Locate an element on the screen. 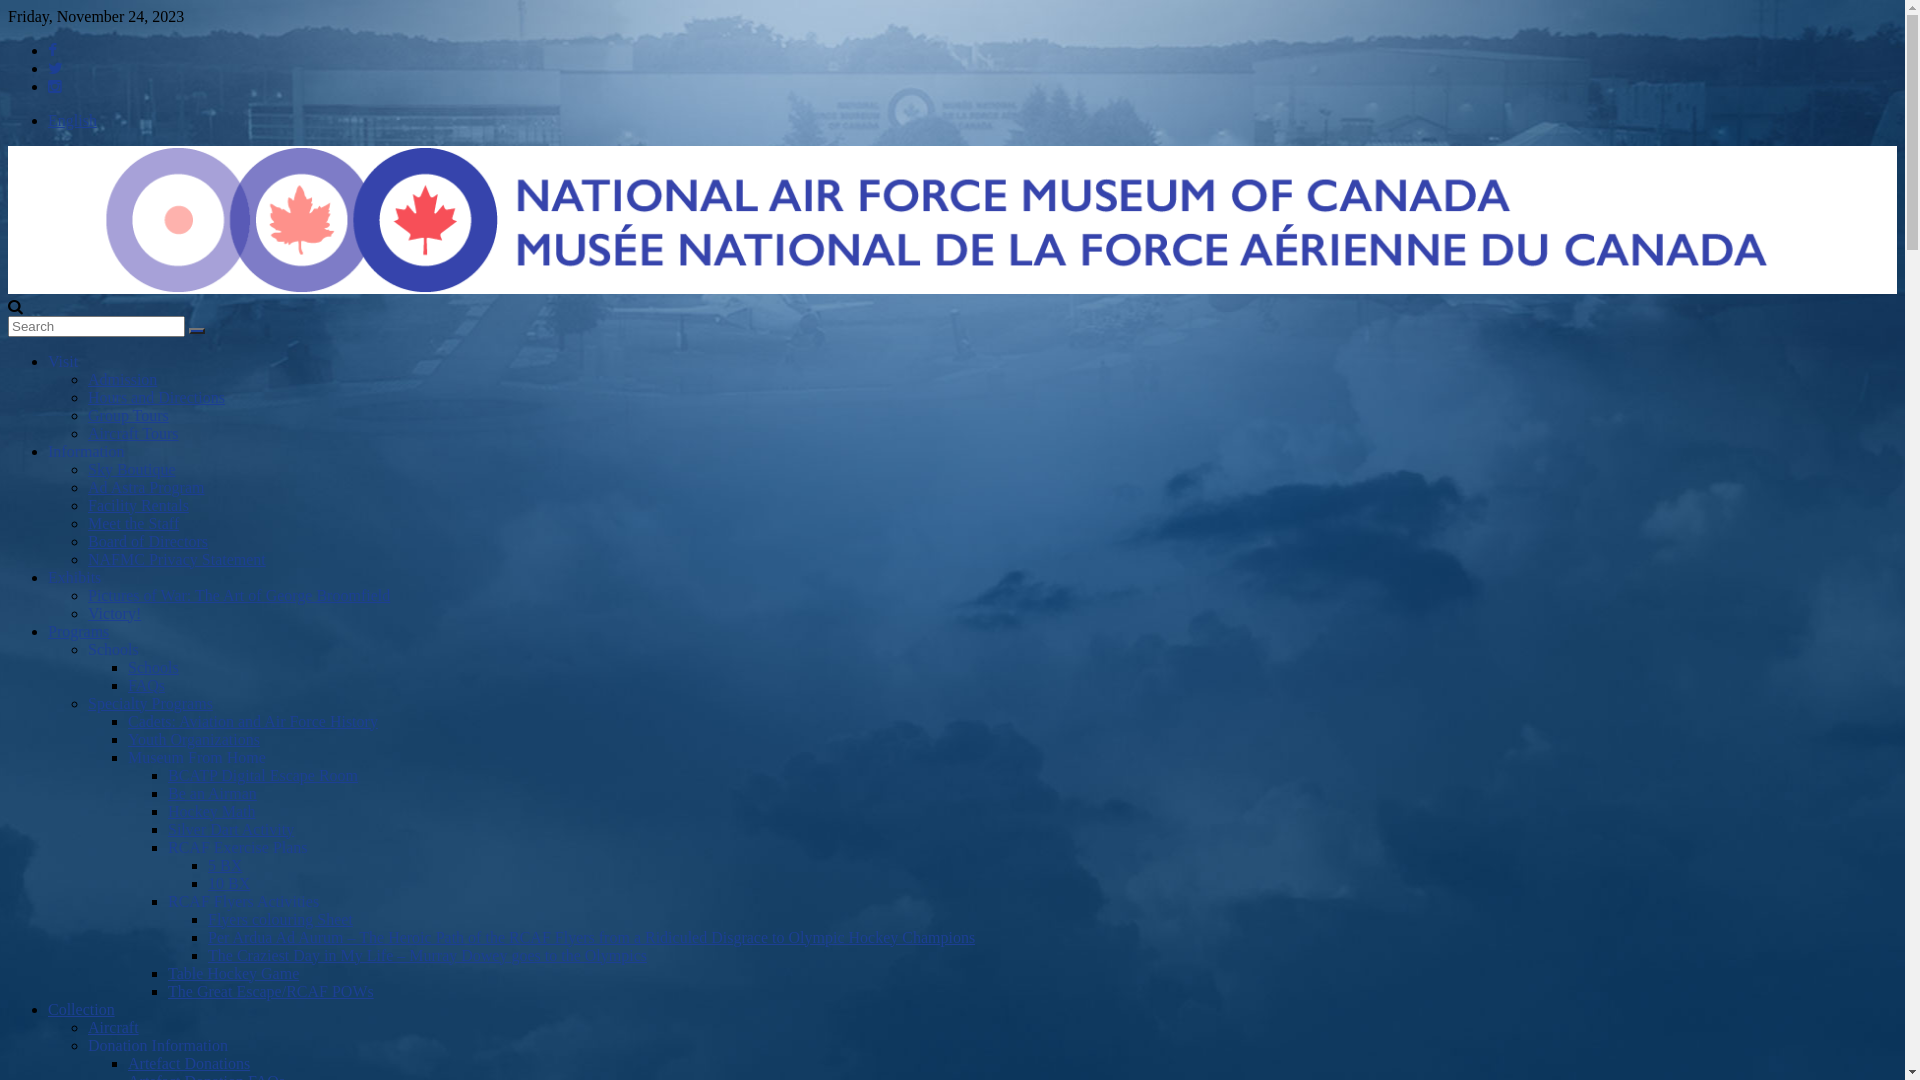  'The Great Escape/RCAF POWs' is located at coordinates (269, 991).